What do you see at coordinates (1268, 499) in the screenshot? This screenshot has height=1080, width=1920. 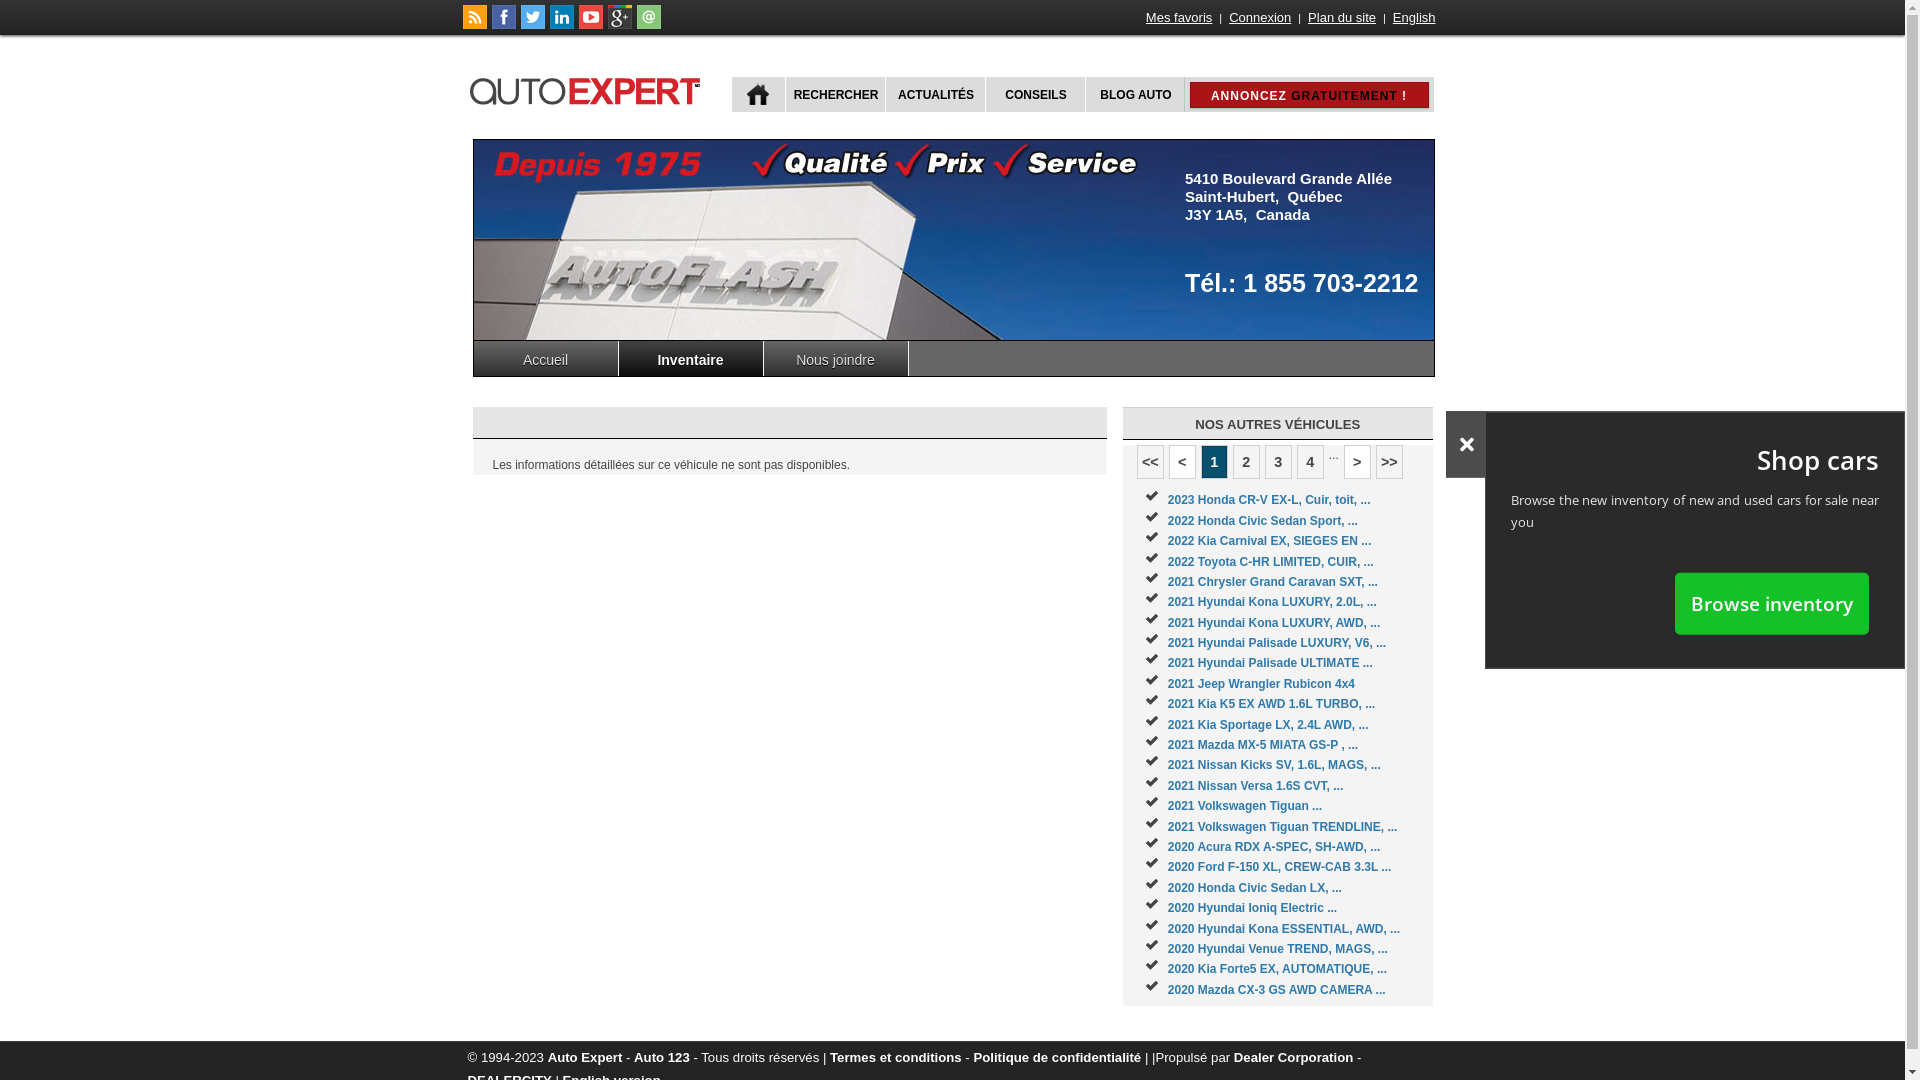 I see `'2023 Honda CR-V EX-L, Cuir, toit, ...'` at bounding box center [1268, 499].